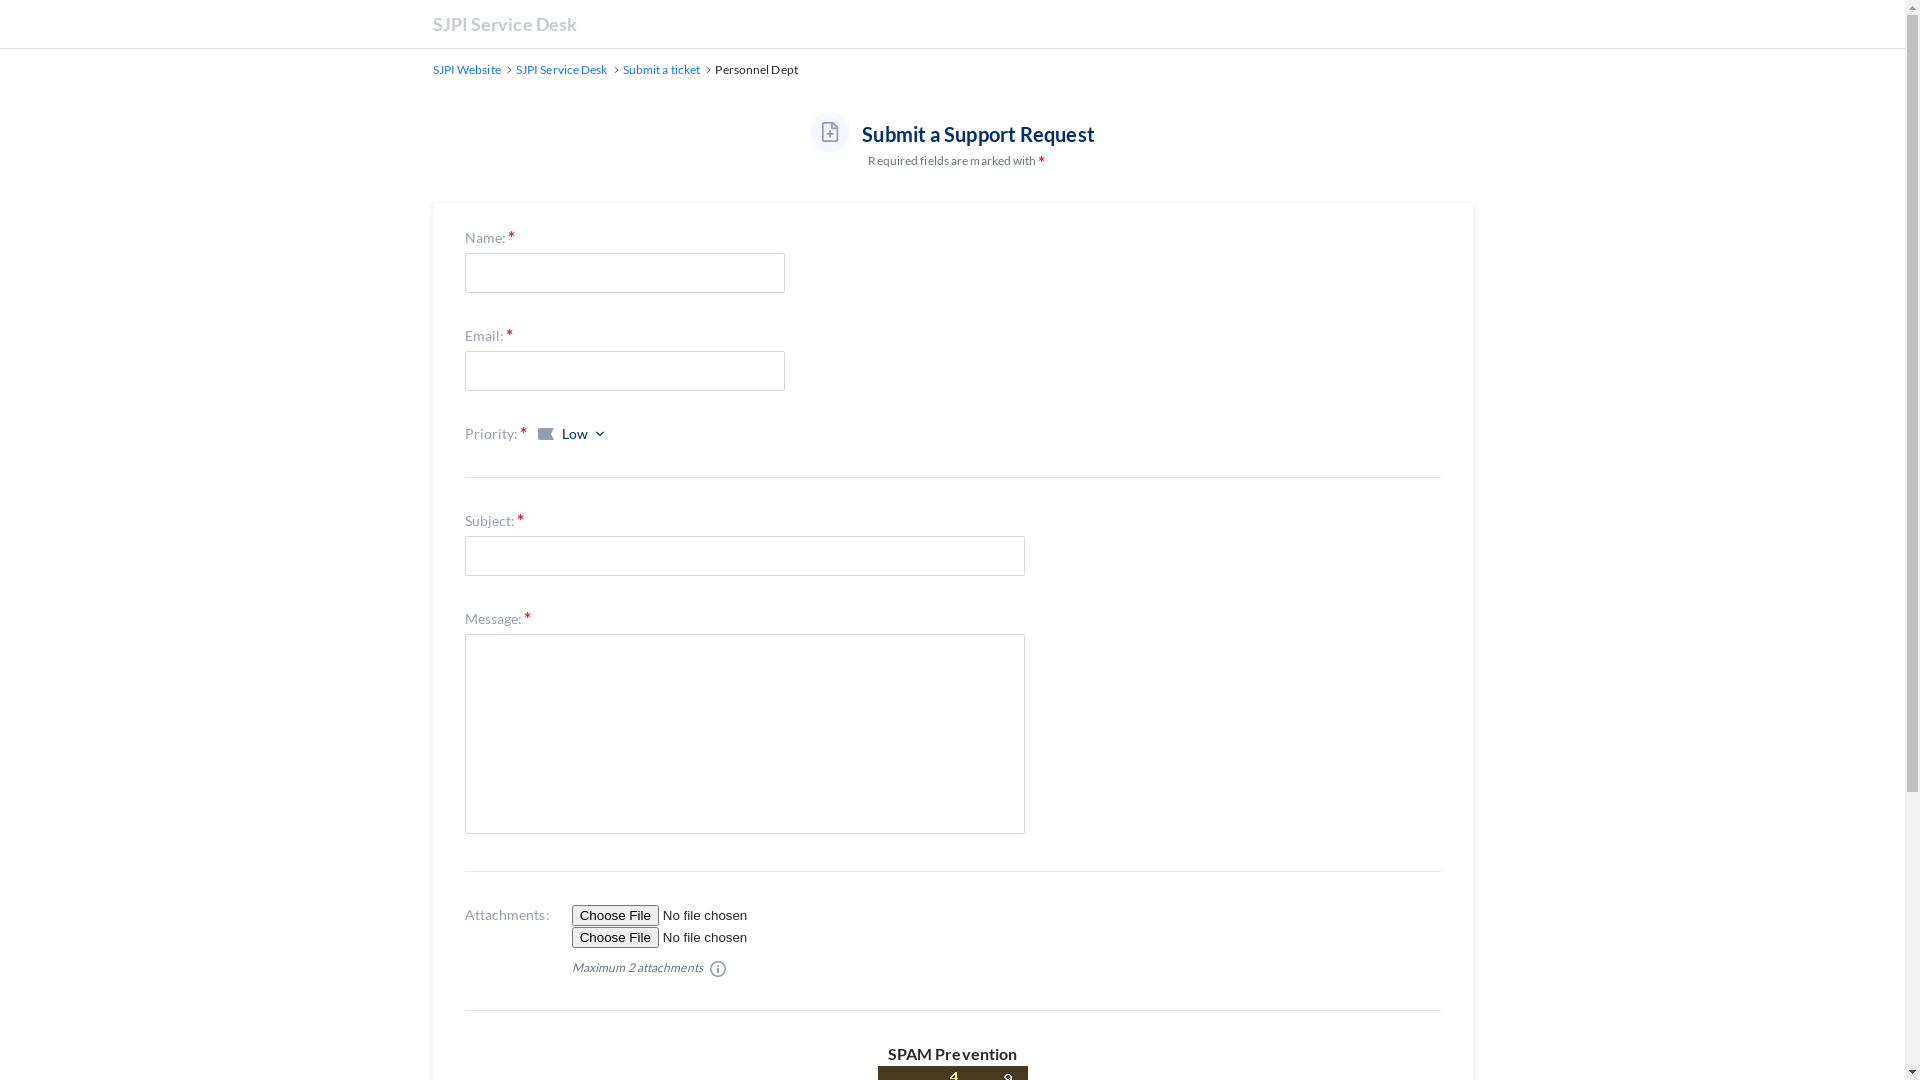  What do you see at coordinates (431, 68) in the screenshot?
I see `'SJPI Website'` at bounding box center [431, 68].